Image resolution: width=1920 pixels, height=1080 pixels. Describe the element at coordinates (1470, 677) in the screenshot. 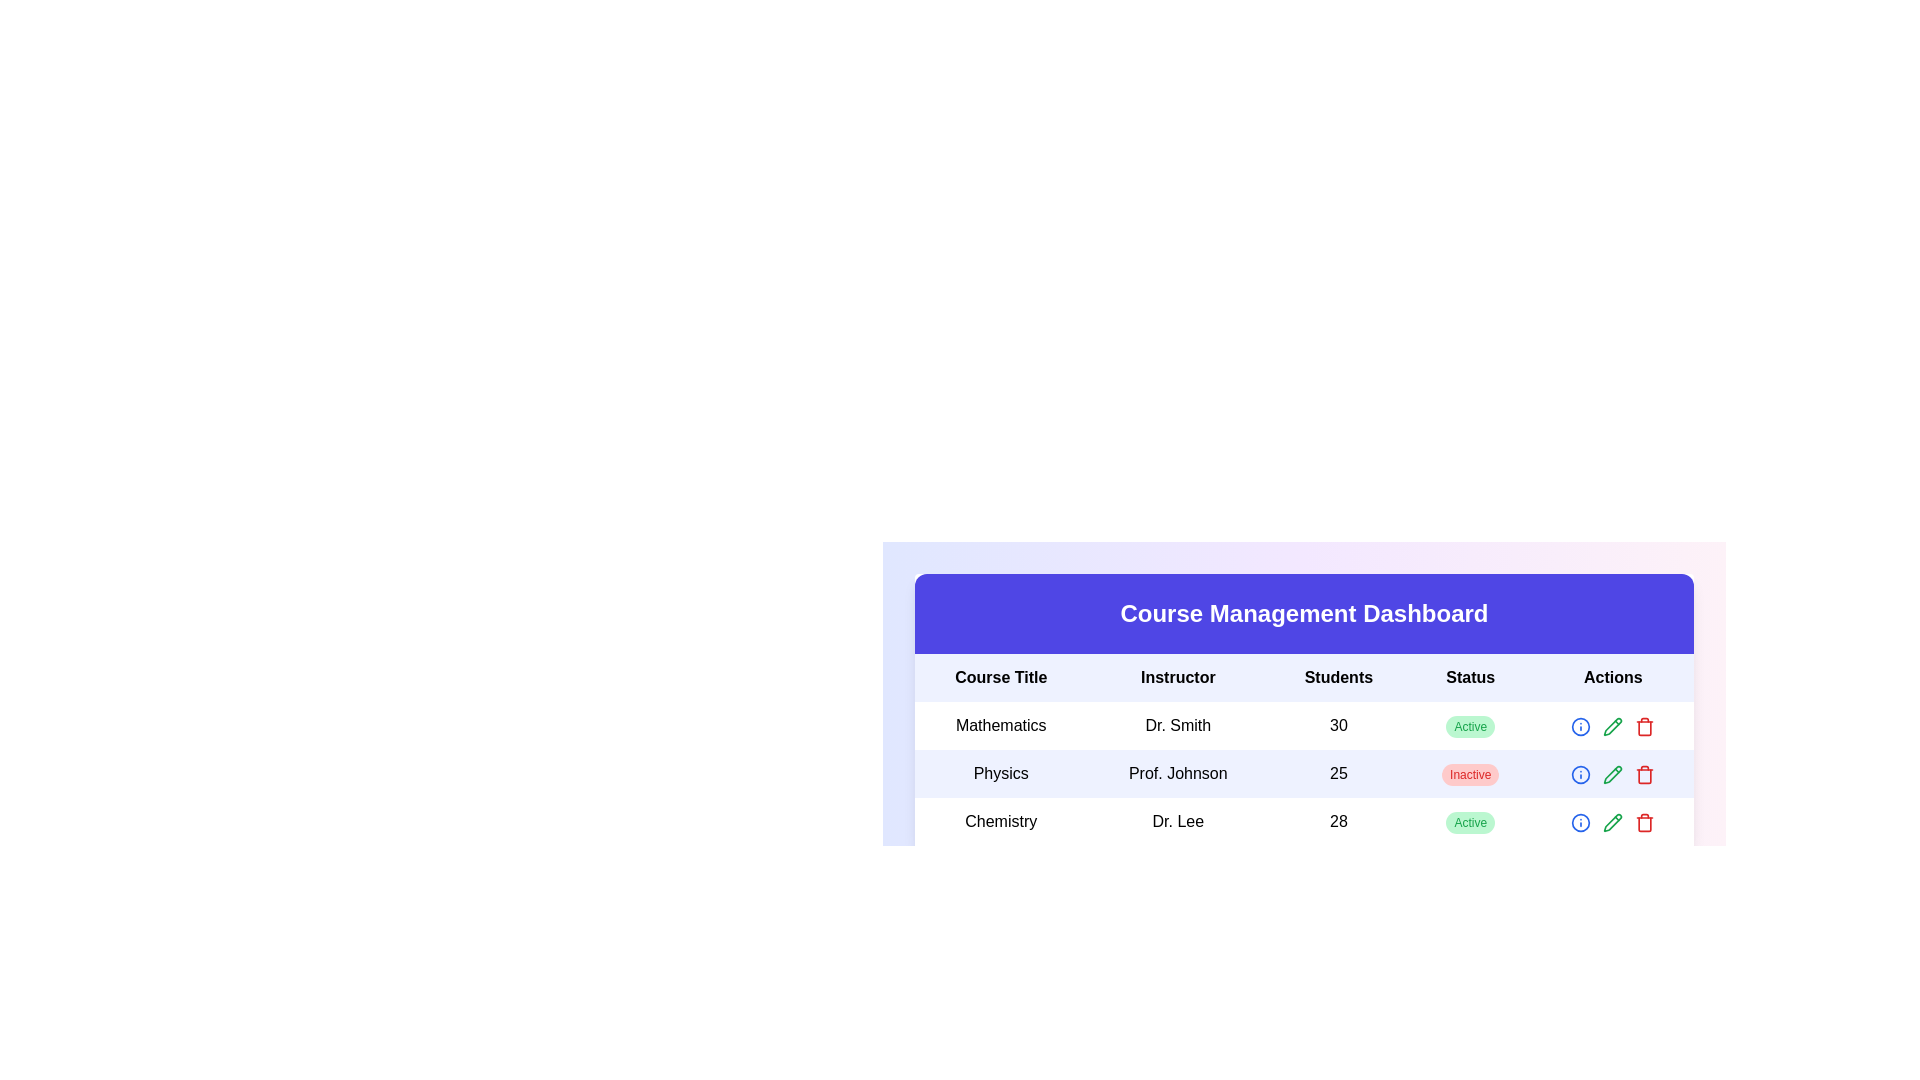

I see `the 'Status' header in the data table, which is the fourth column header, indicating the current status of listed items` at that location.